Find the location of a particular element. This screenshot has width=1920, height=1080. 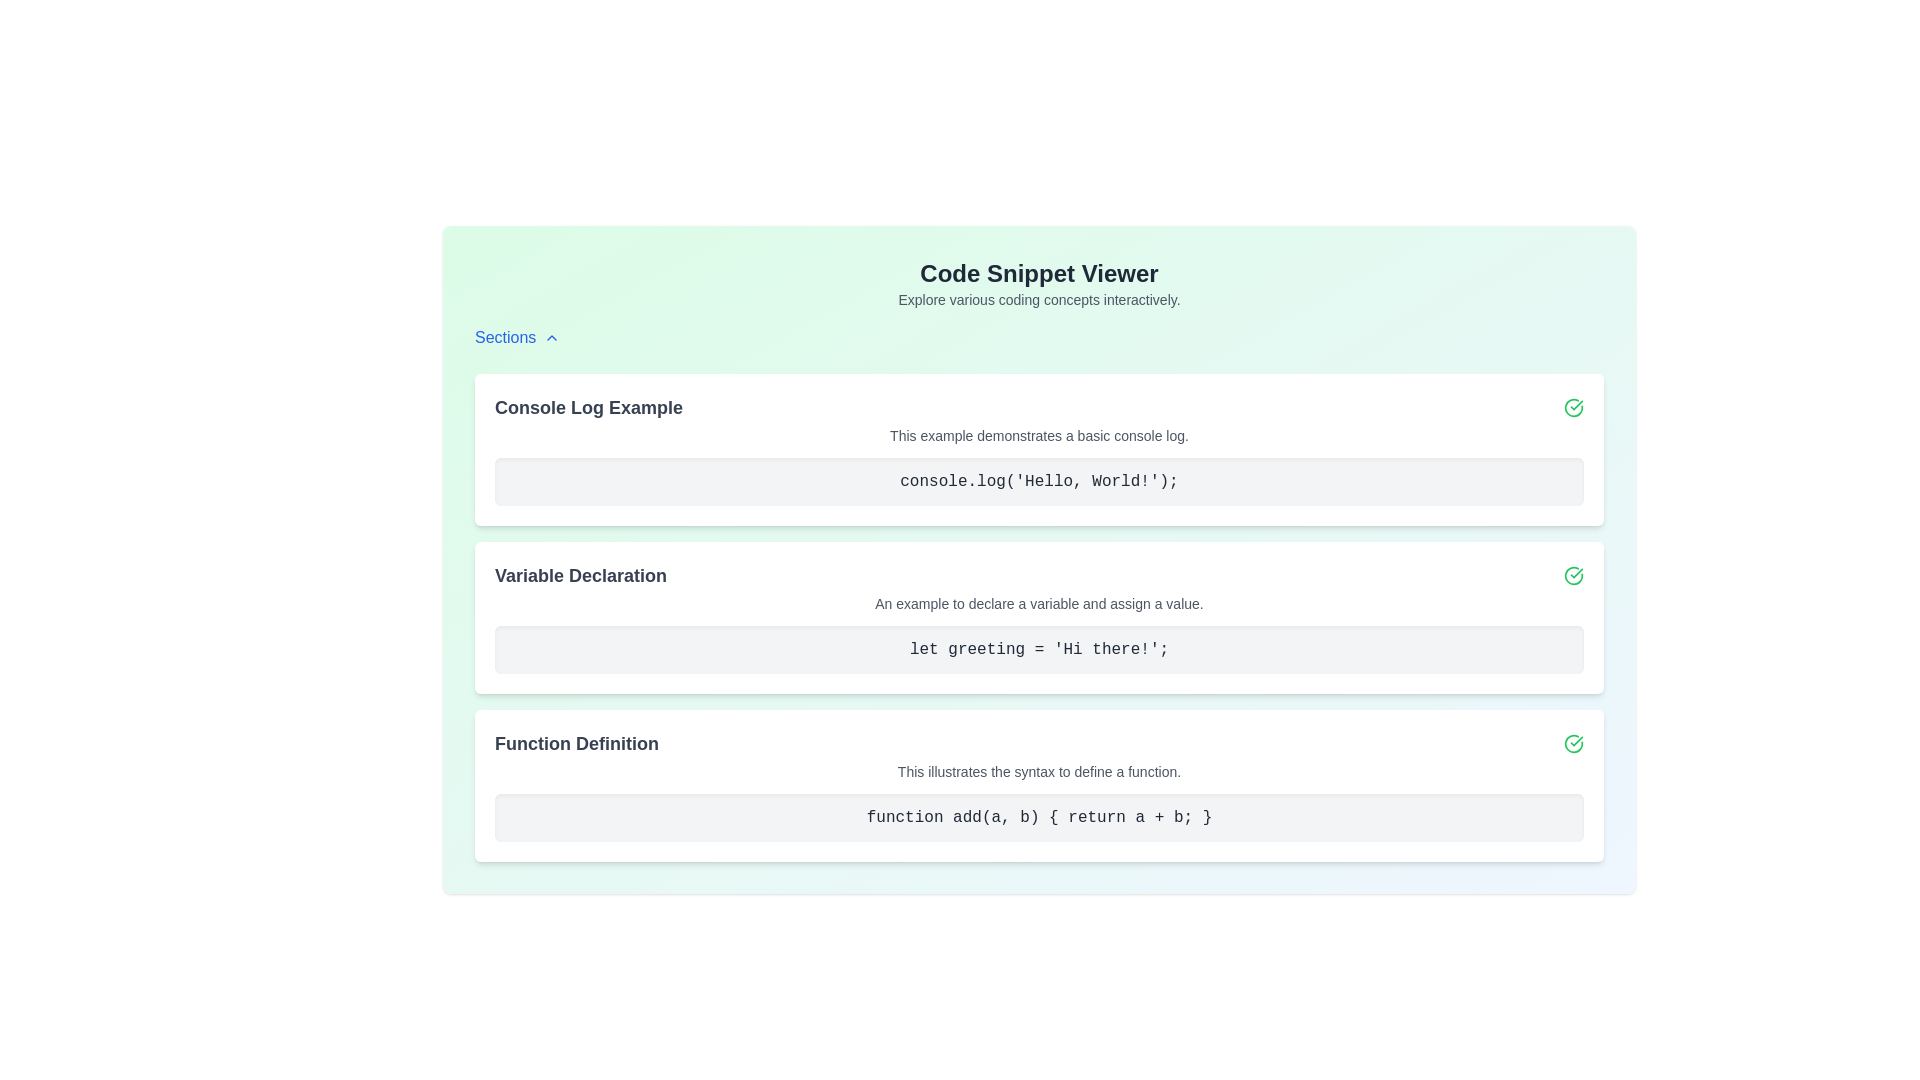

static text element displaying an example of a JavaScript function definition located in the 'Function Definition' section by clicking on its center is located at coordinates (1039, 817).